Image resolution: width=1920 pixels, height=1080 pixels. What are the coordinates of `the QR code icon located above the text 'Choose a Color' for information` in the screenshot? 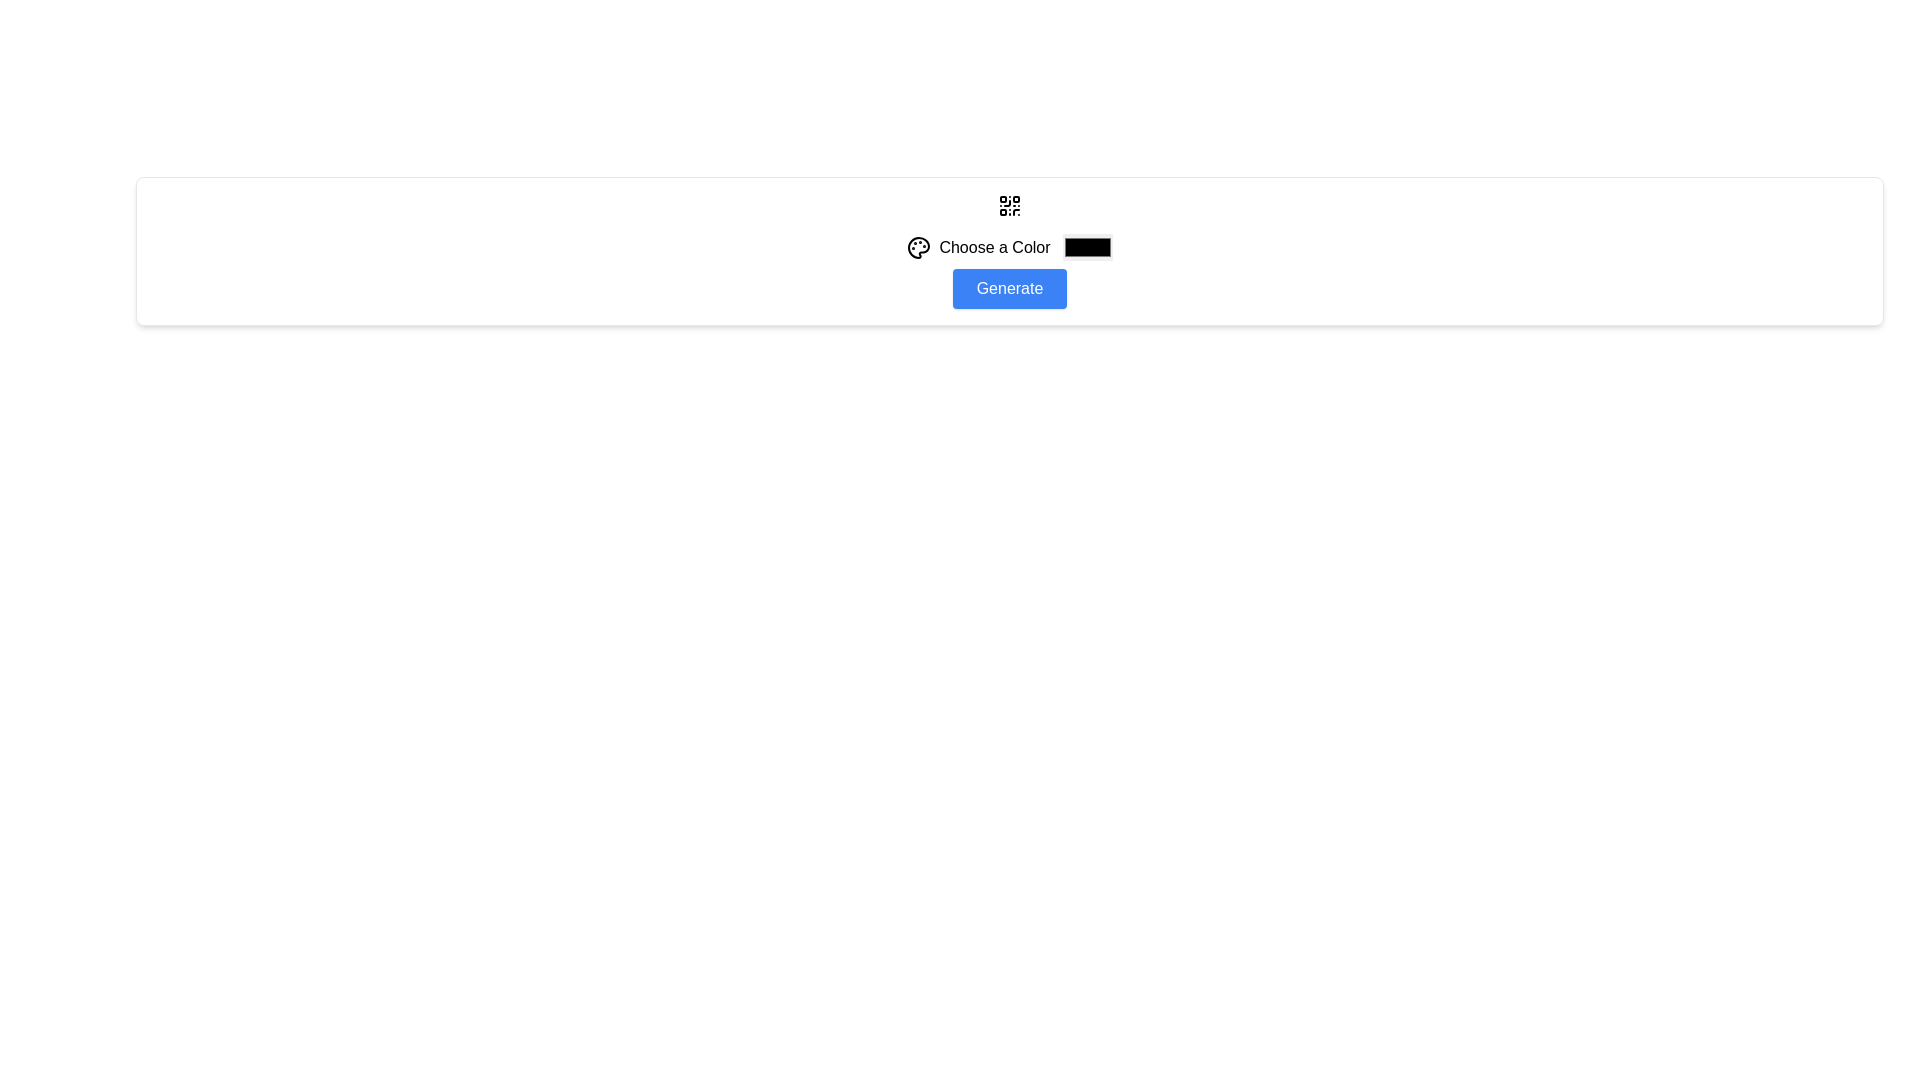 It's located at (1009, 205).